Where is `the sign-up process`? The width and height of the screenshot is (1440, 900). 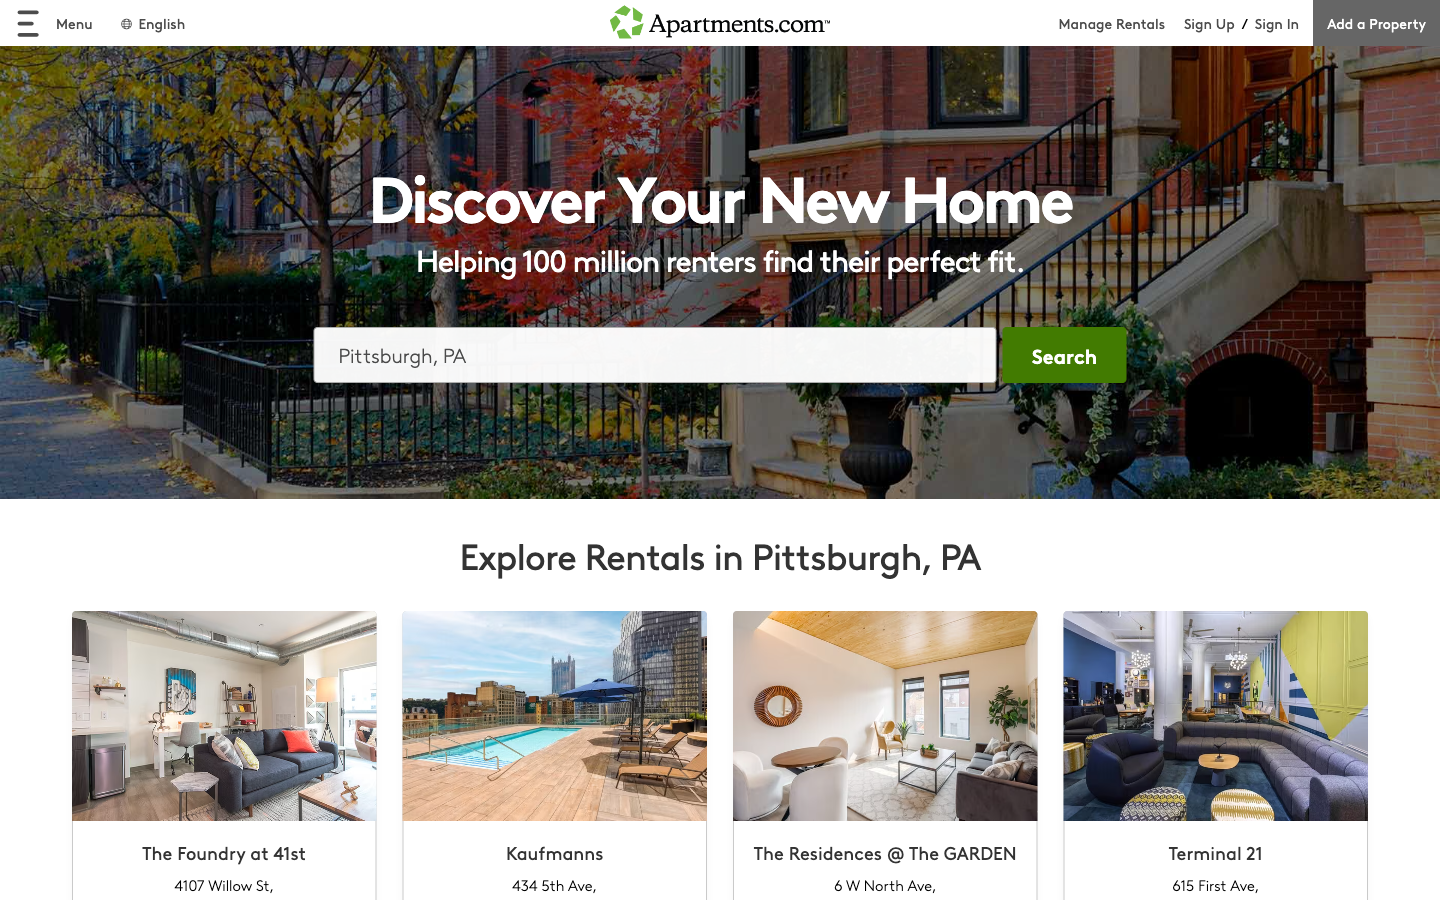
the sign-up process is located at coordinates (1208, 22).